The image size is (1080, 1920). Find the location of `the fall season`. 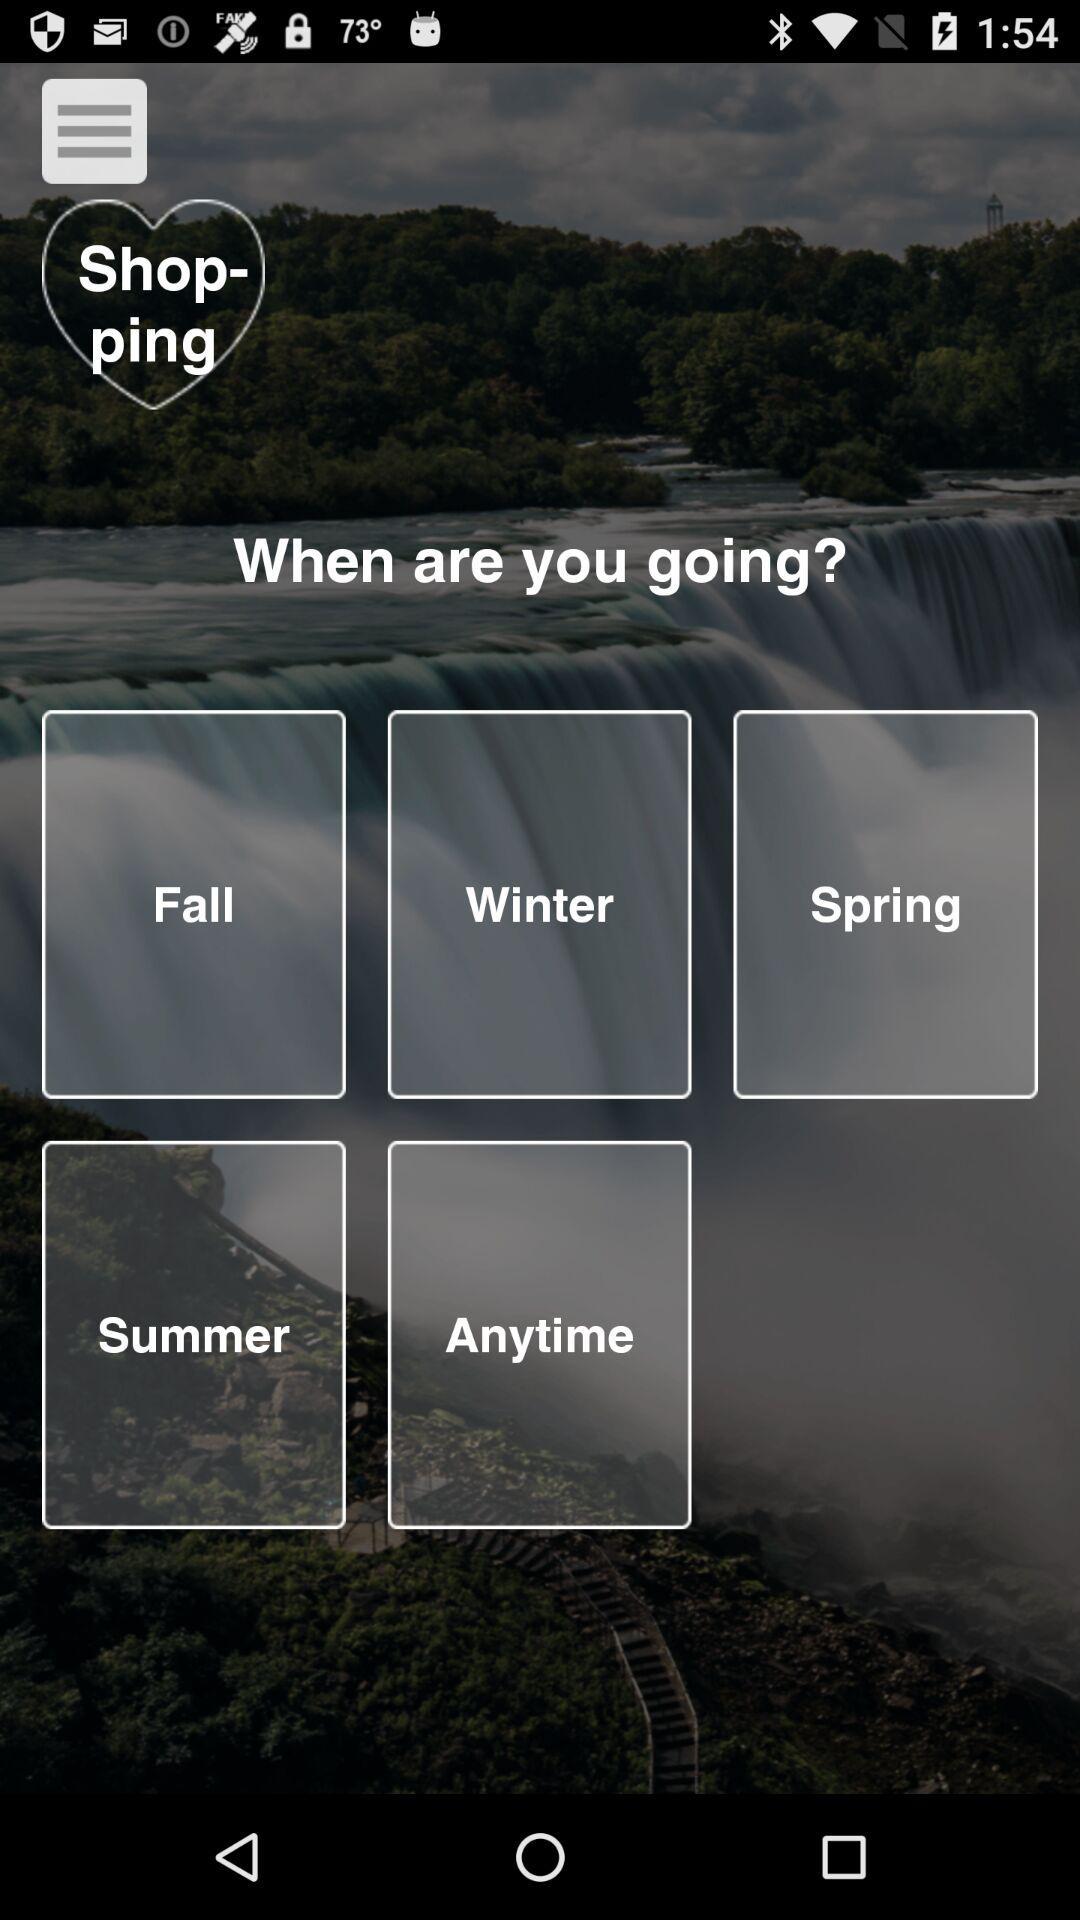

the fall season is located at coordinates (193, 903).